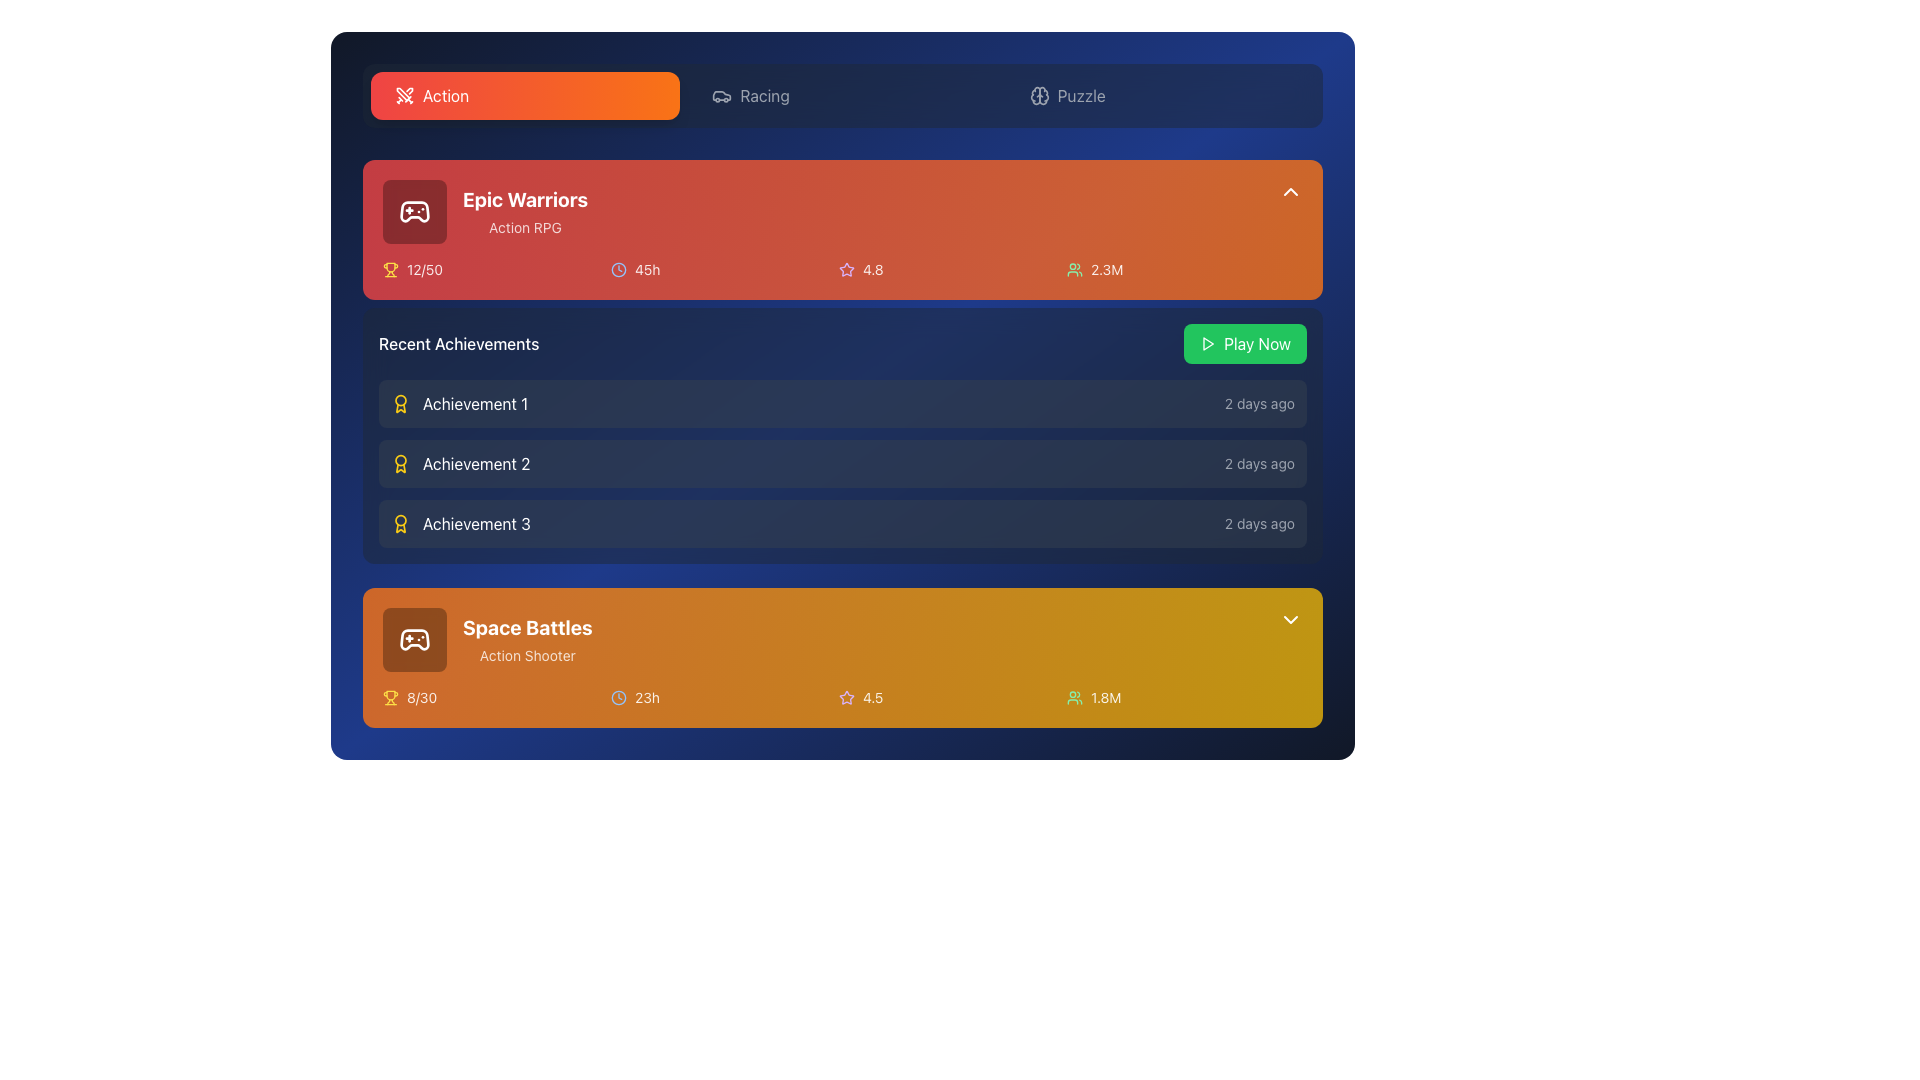 The height and width of the screenshot is (1080, 1920). What do you see at coordinates (843, 434) in the screenshot?
I see `the 'Recent Achievements' card, which is a semi-transparent gray card with rounded corners` at bounding box center [843, 434].